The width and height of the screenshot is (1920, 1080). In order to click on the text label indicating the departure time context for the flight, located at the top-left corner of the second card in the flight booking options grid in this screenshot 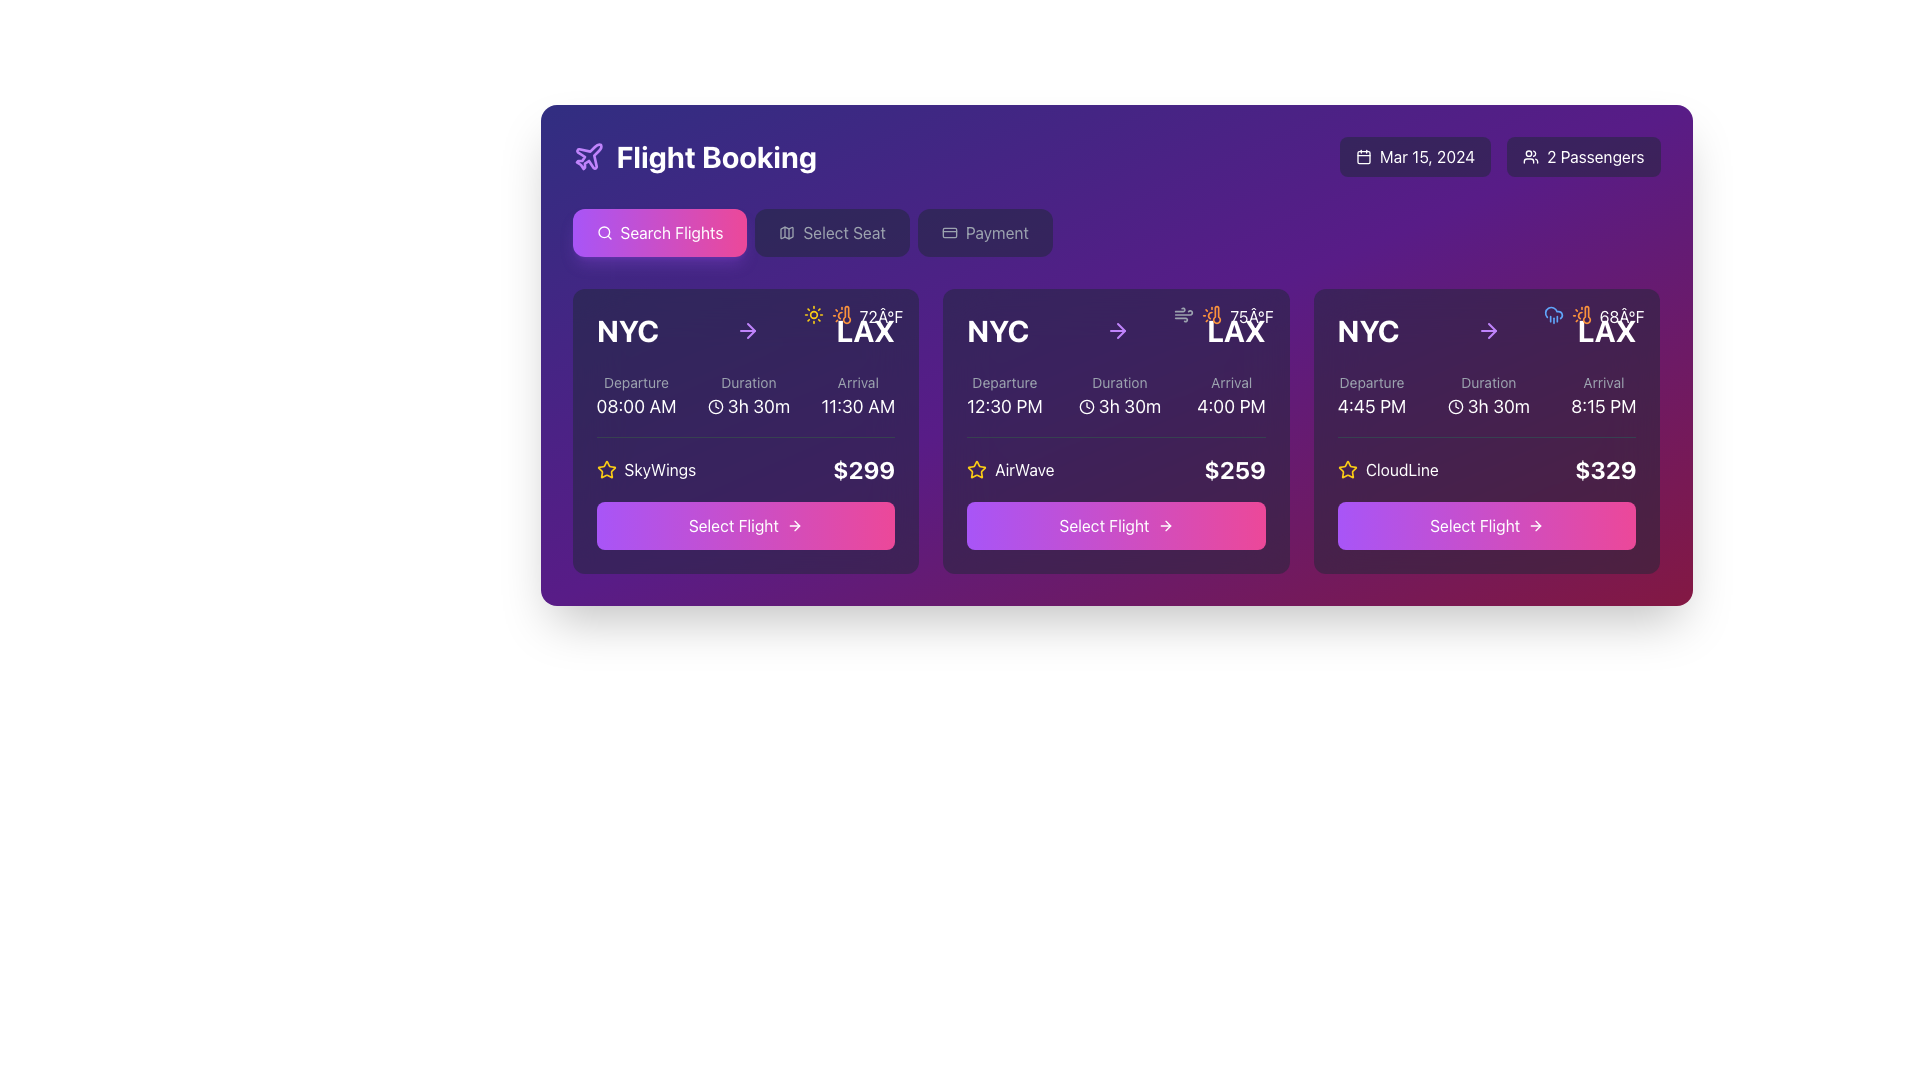, I will do `click(1004, 382)`.